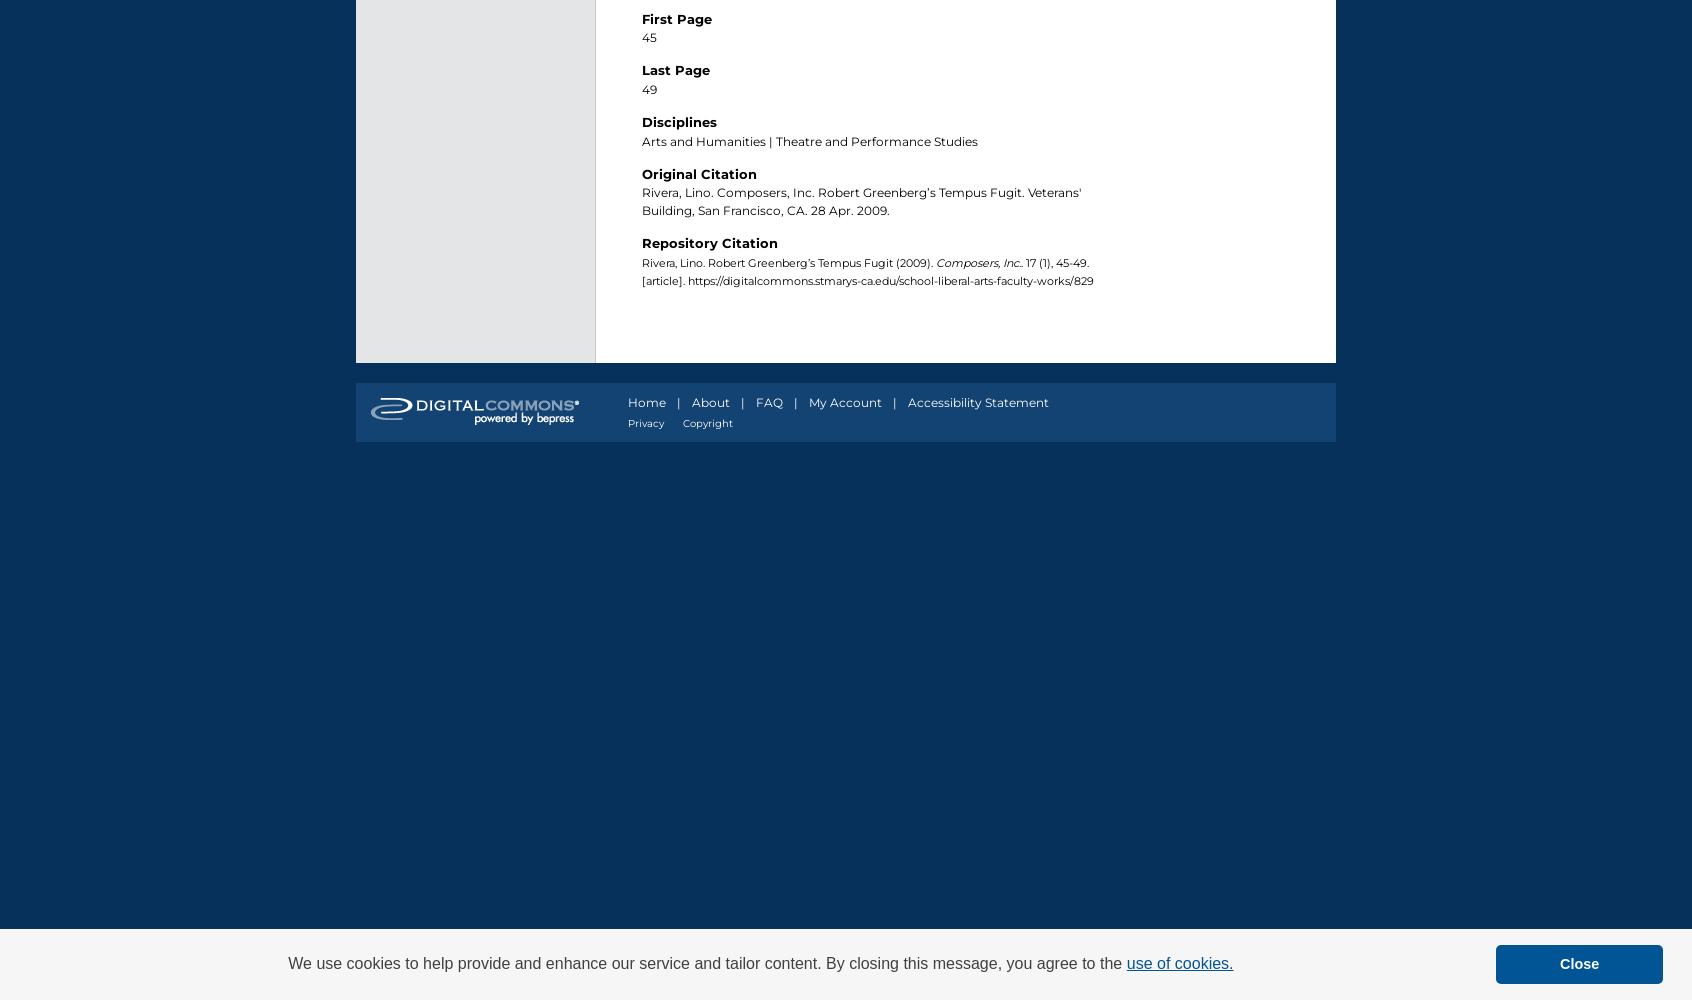  What do you see at coordinates (706, 423) in the screenshot?
I see `'Copyright'` at bounding box center [706, 423].